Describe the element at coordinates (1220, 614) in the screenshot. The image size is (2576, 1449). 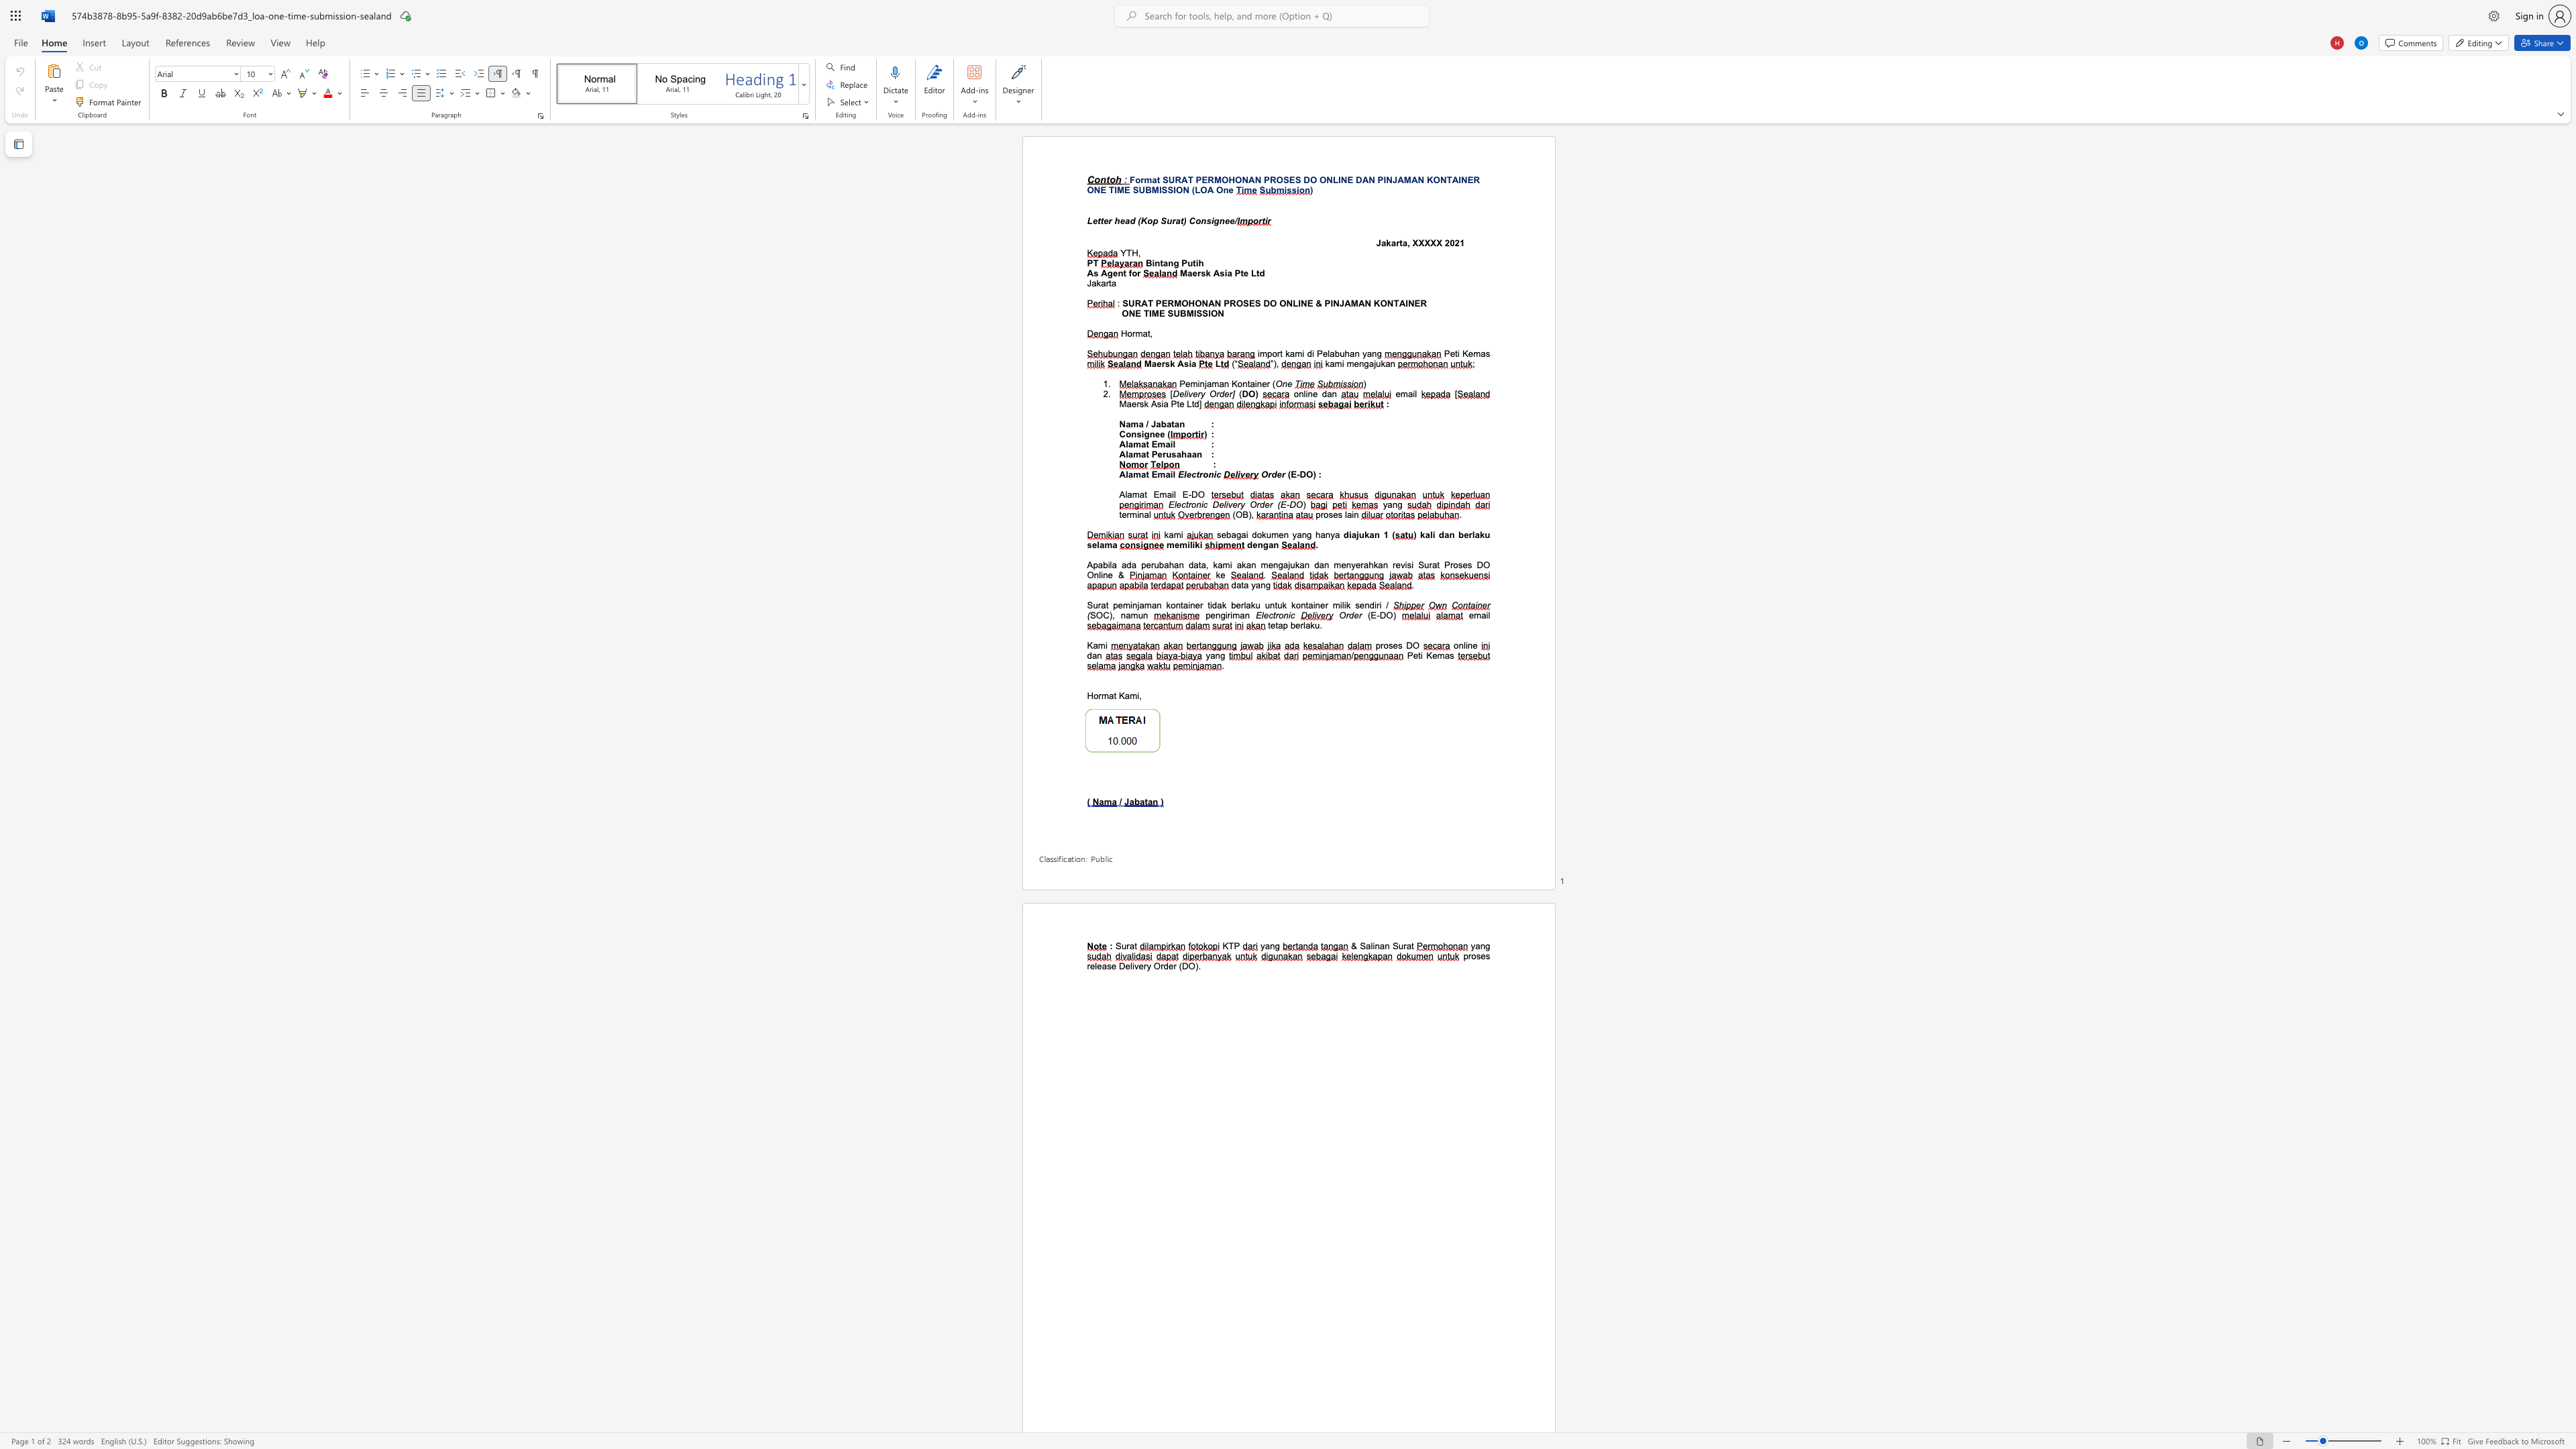
I see `the space between the continuous character "n" and "g" in the text` at that location.